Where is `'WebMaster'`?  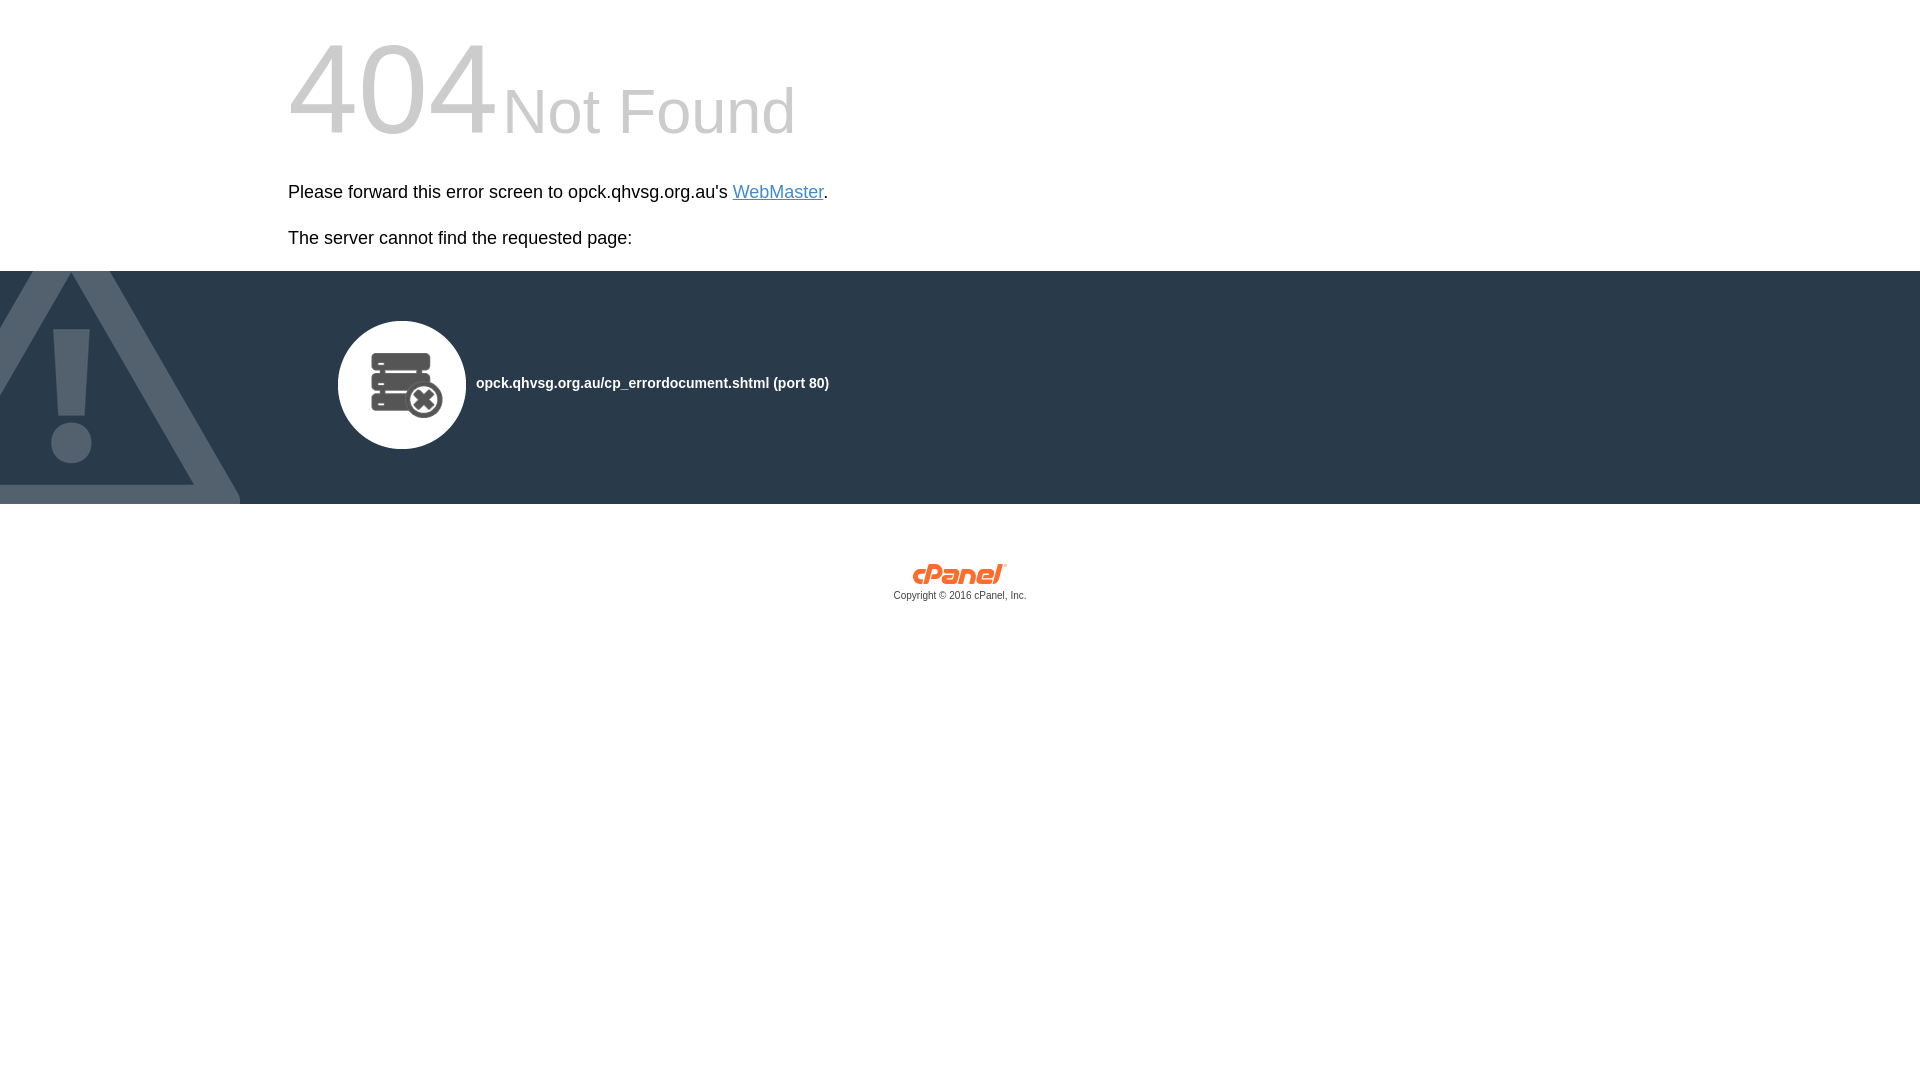
'WebMaster' is located at coordinates (777, 192).